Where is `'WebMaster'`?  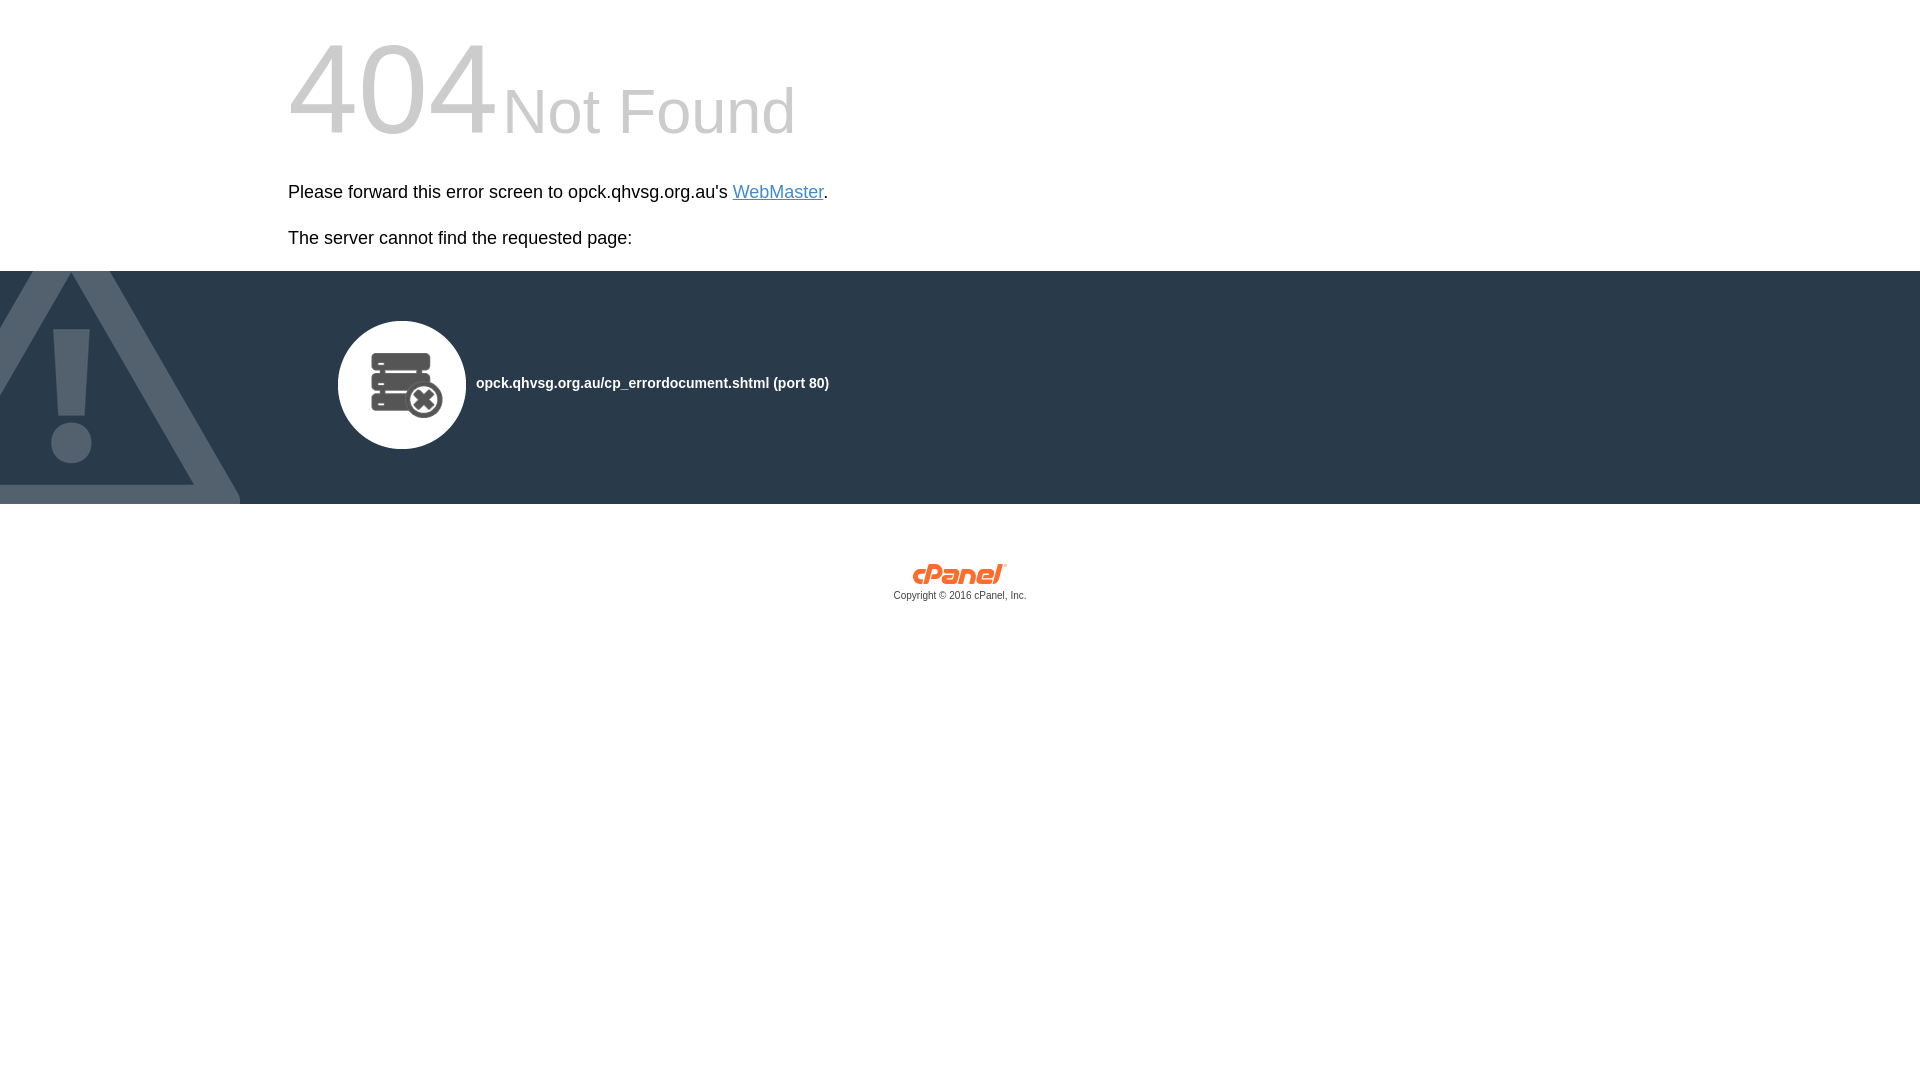
'WebMaster' is located at coordinates (777, 192).